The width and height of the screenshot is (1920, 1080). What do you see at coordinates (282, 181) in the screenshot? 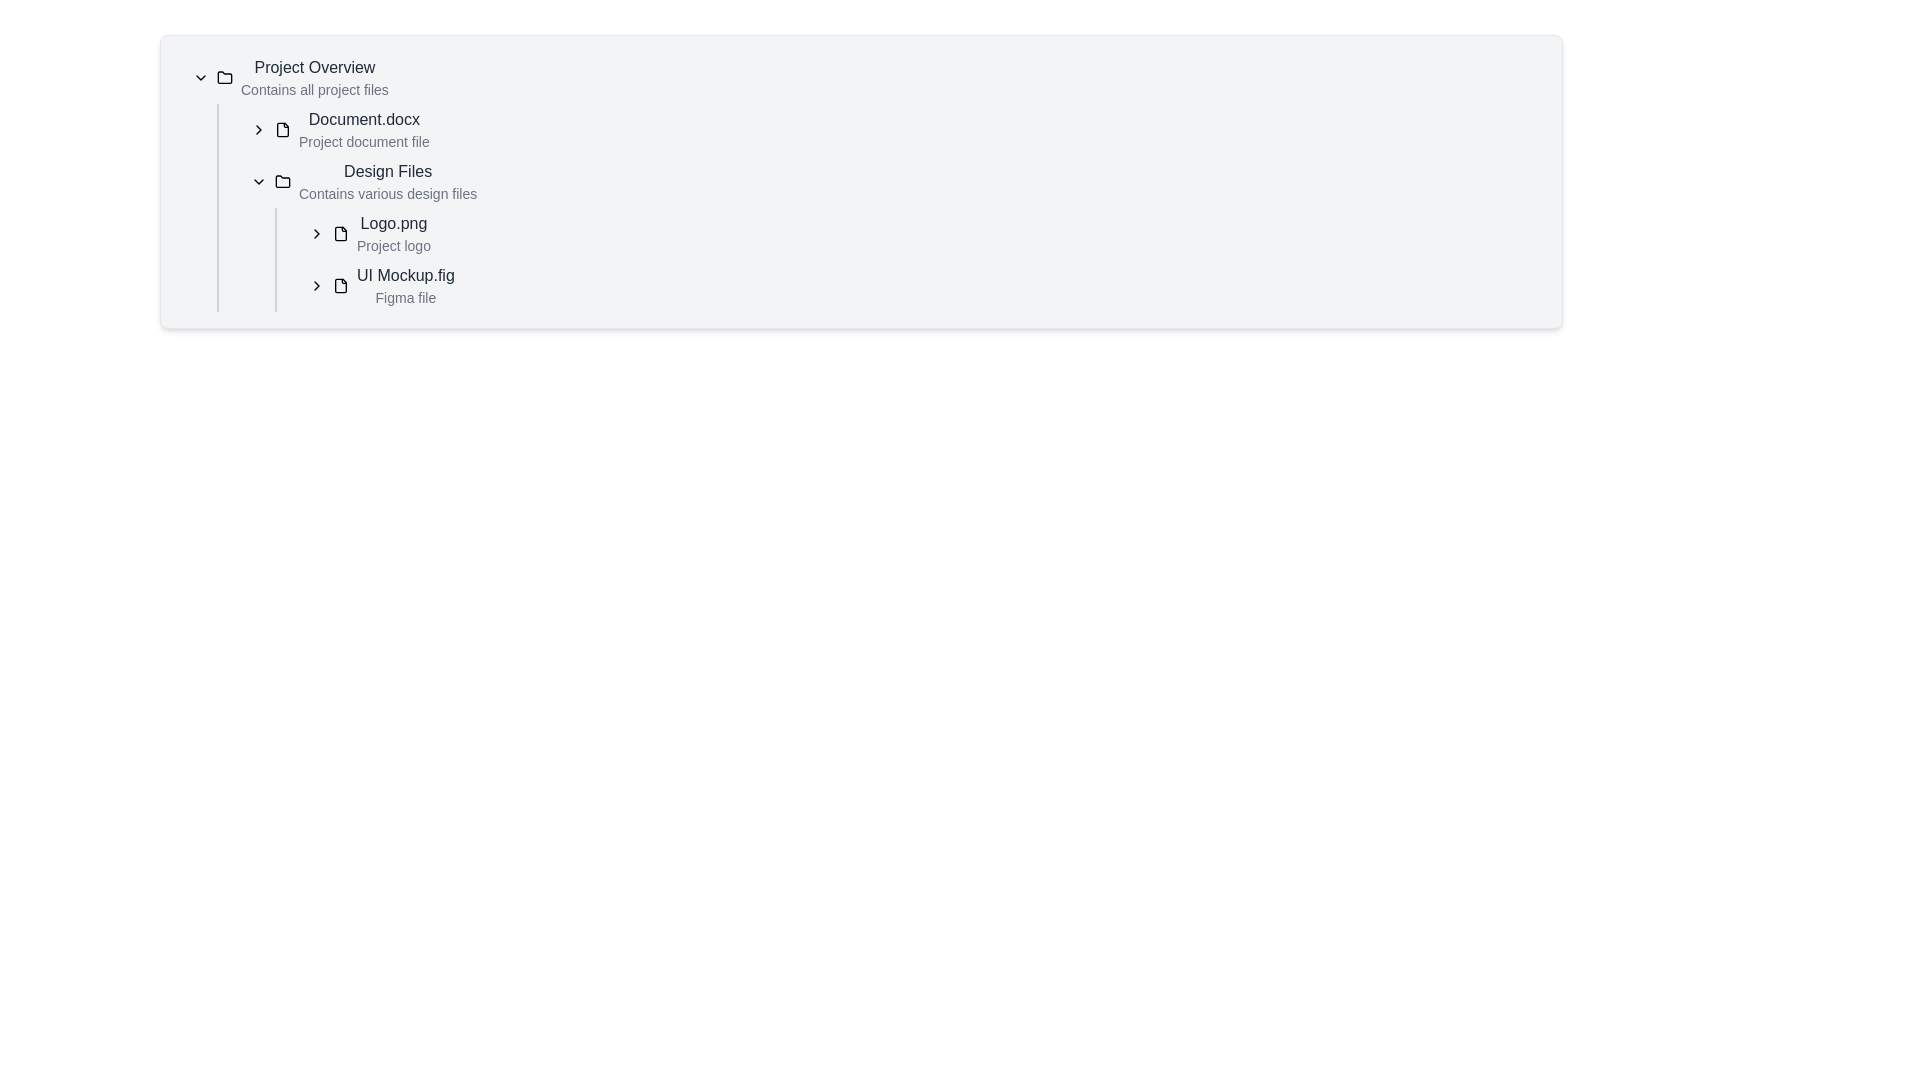
I see `the 'Design Files' folder icon located in the left-hand section of the hierarchical file structure interface` at bounding box center [282, 181].